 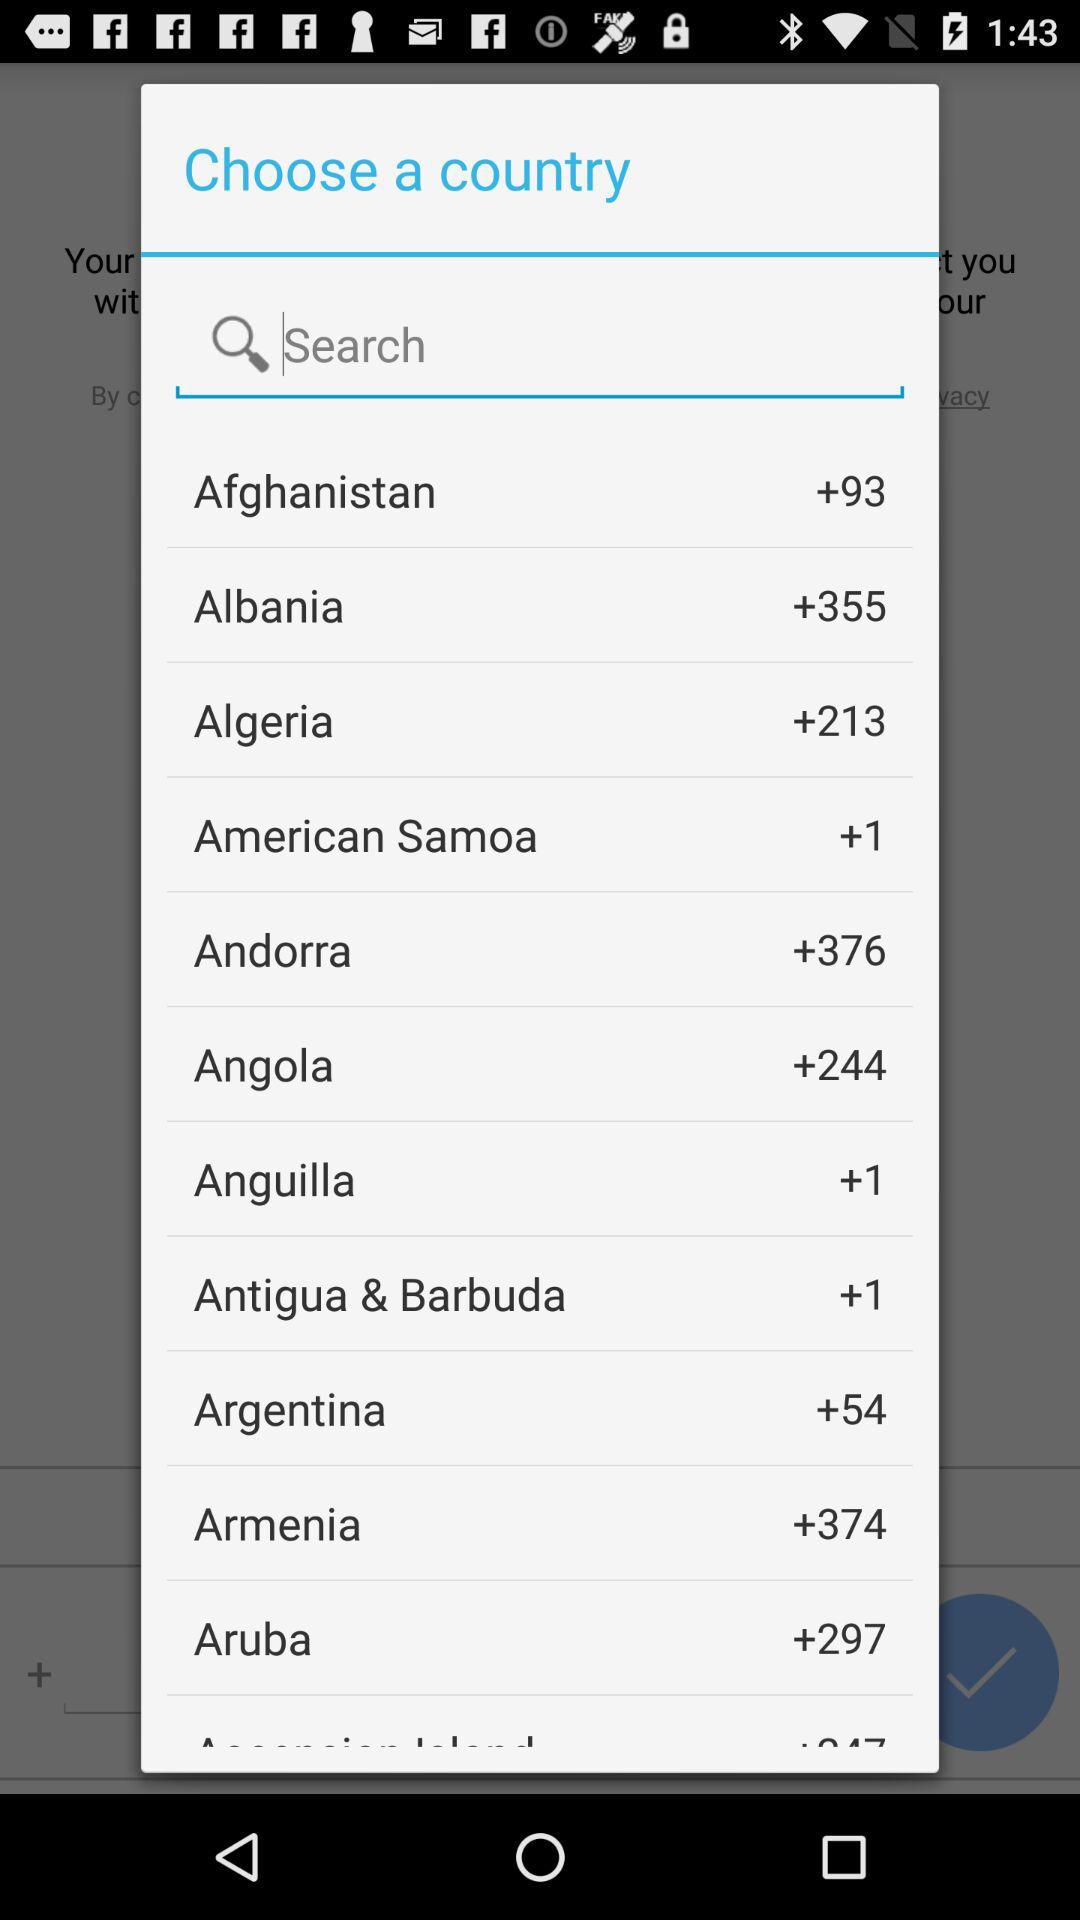 I want to click on the item to the right of aruba app, so click(x=839, y=1637).